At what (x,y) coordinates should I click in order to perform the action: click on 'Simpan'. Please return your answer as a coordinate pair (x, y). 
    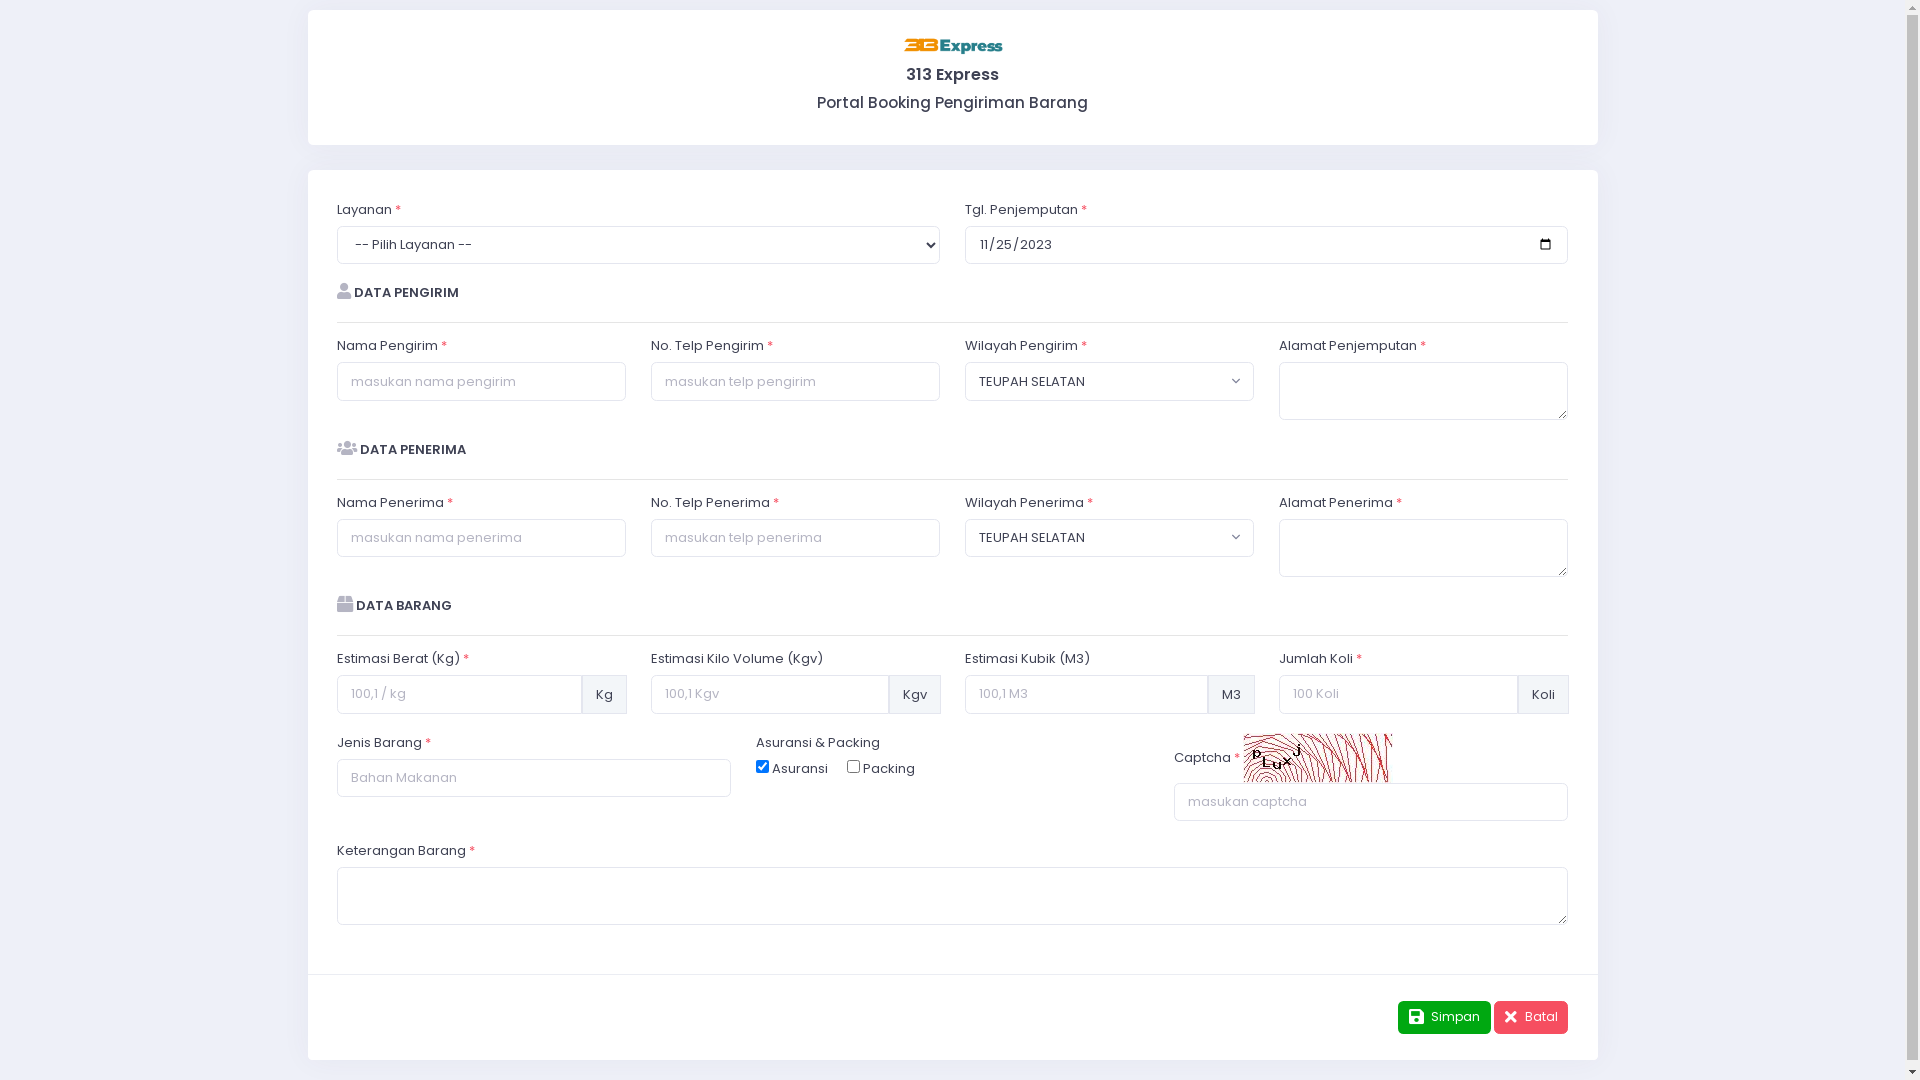
    Looking at the image, I should click on (1444, 1017).